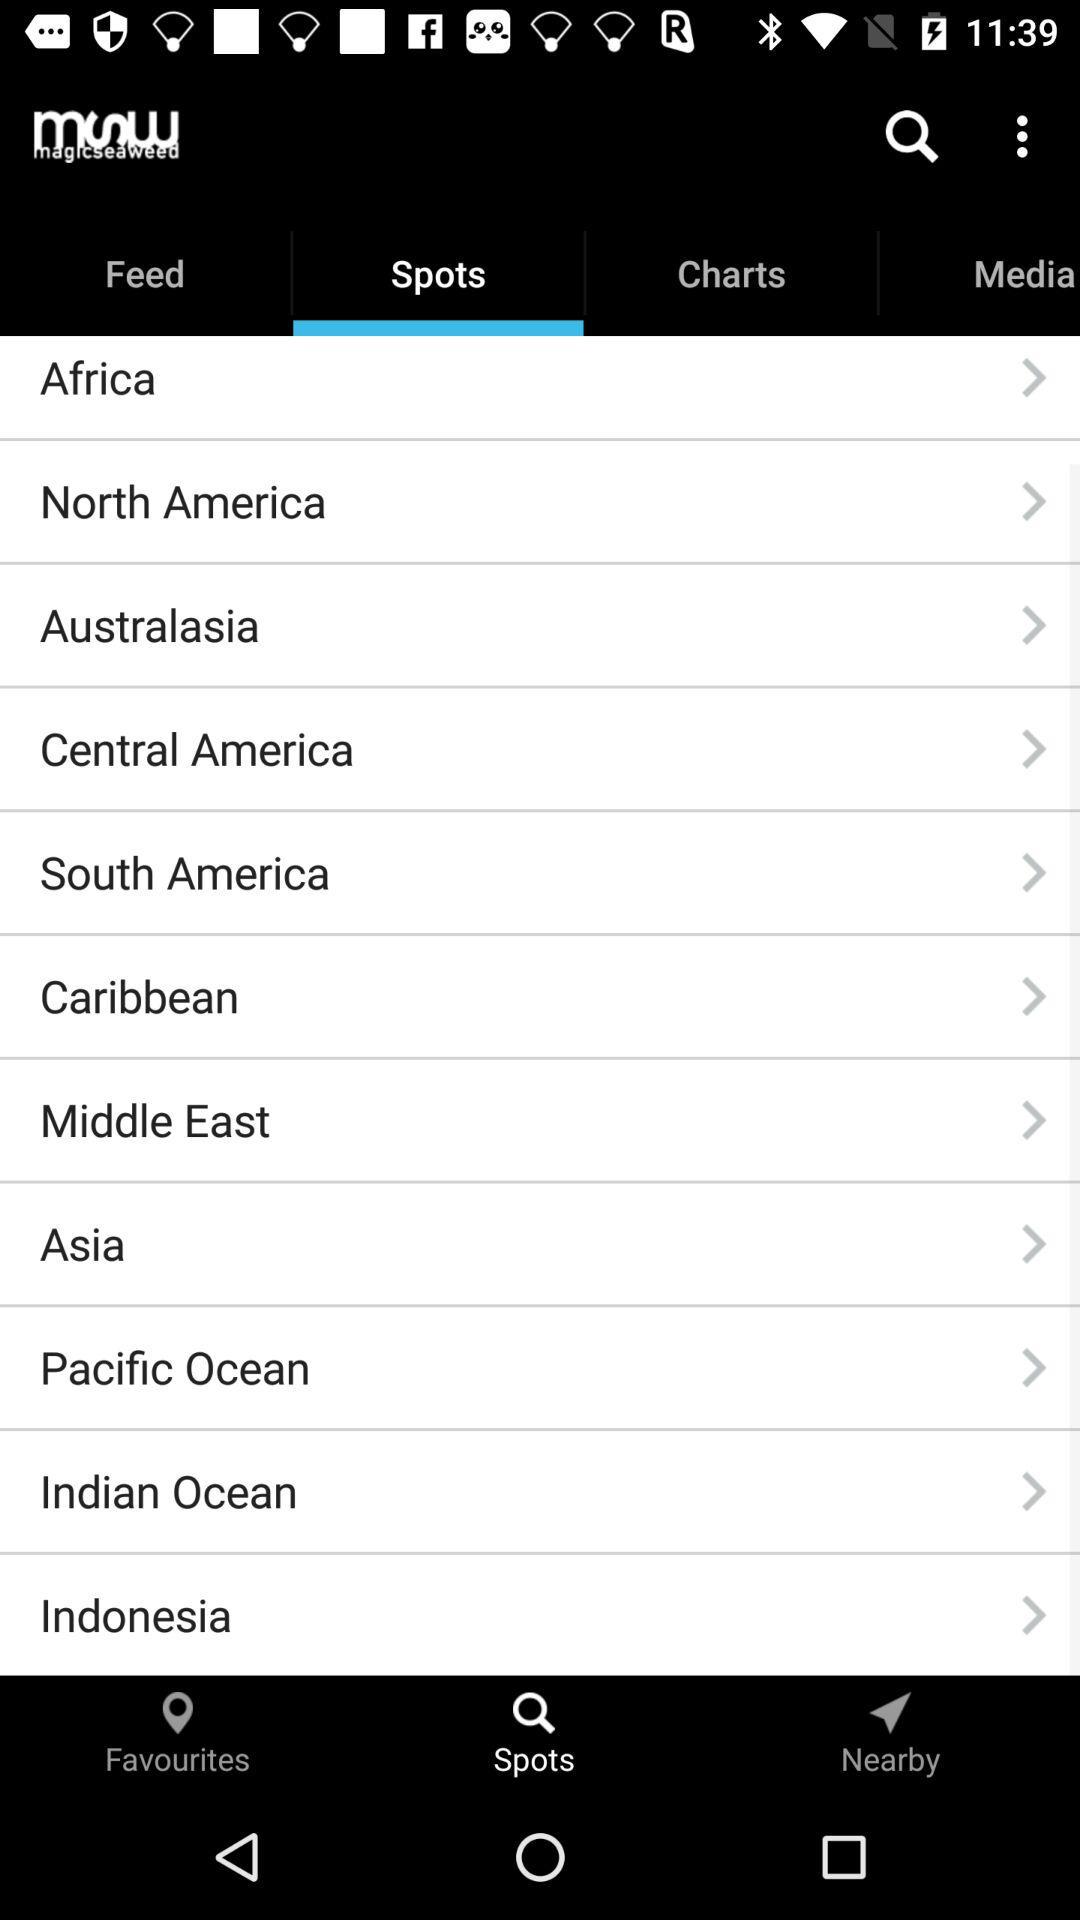 The height and width of the screenshot is (1920, 1080). What do you see at coordinates (138, 996) in the screenshot?
I see `icon above the middle east` at bounding box center [138, 996].